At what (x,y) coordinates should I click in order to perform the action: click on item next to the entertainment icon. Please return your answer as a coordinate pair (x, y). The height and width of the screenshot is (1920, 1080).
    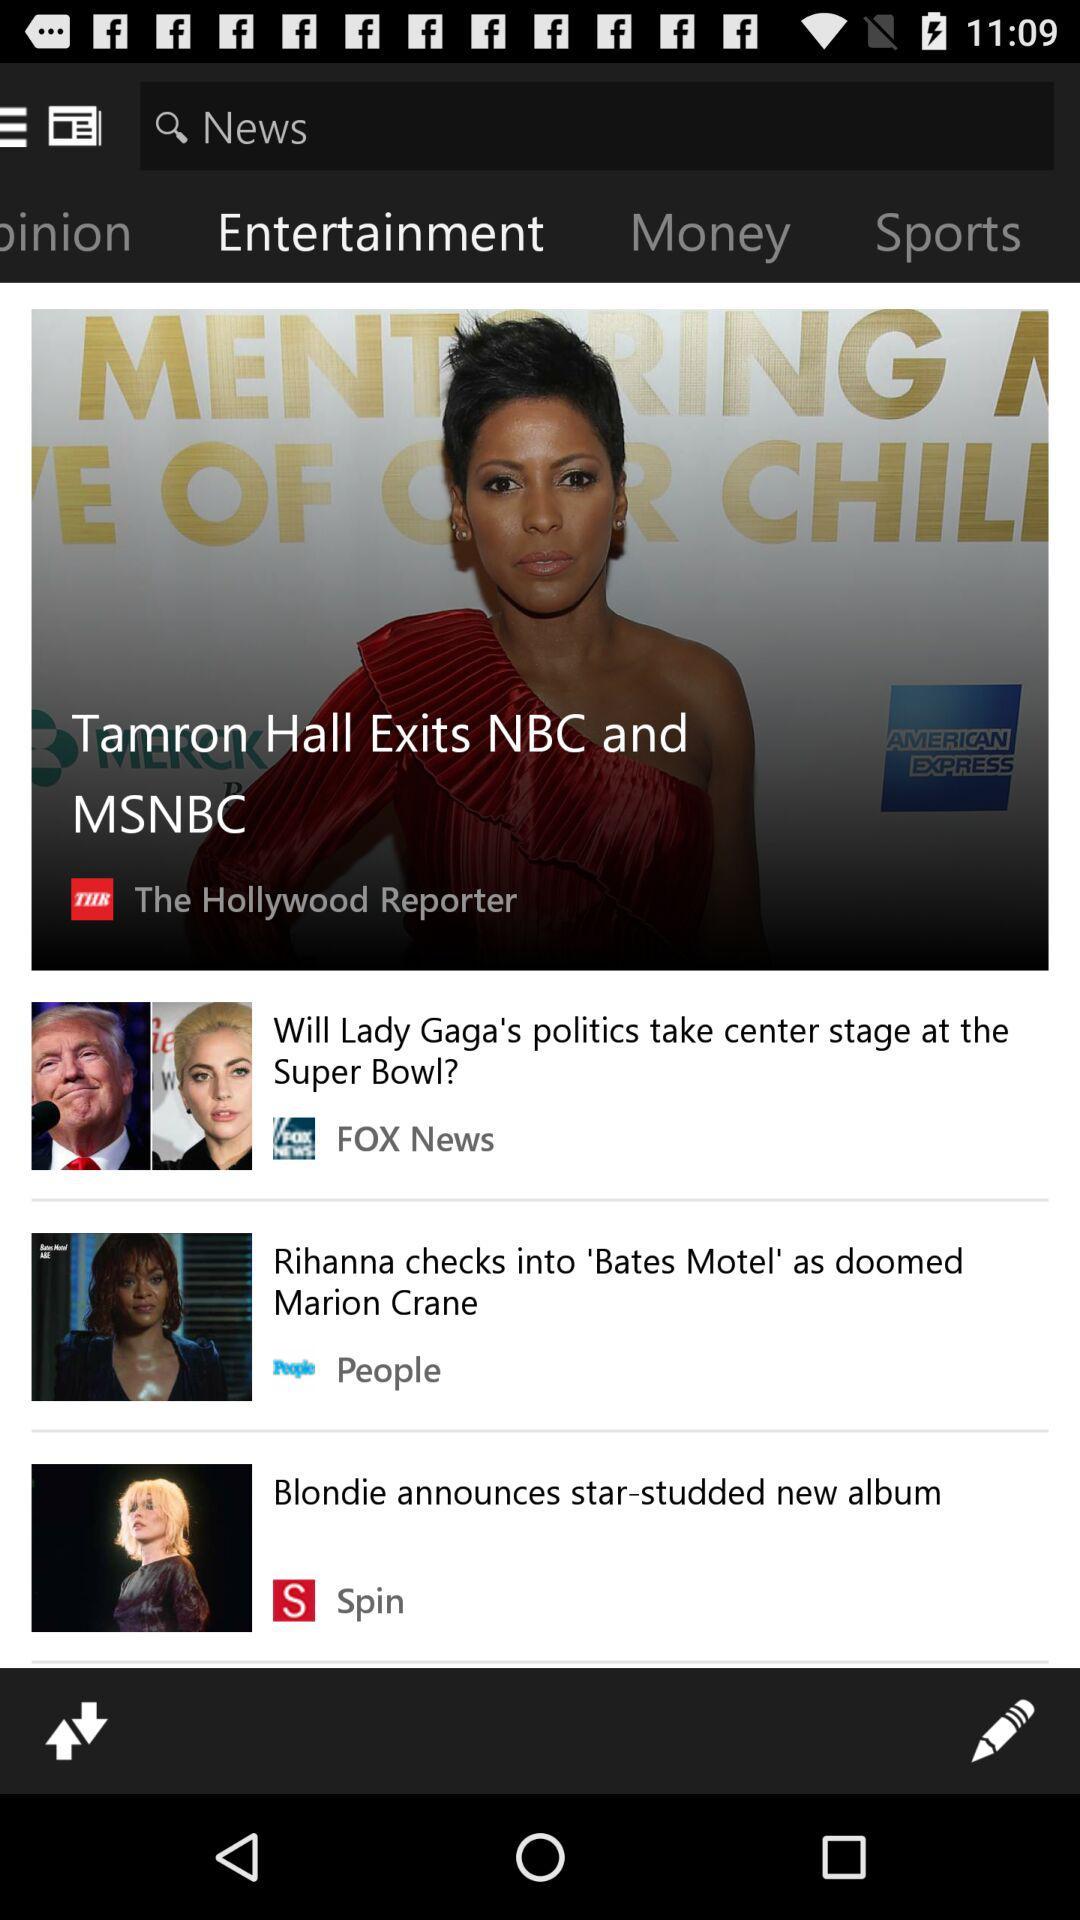
    Looking at the image, I should click on (95, 235).